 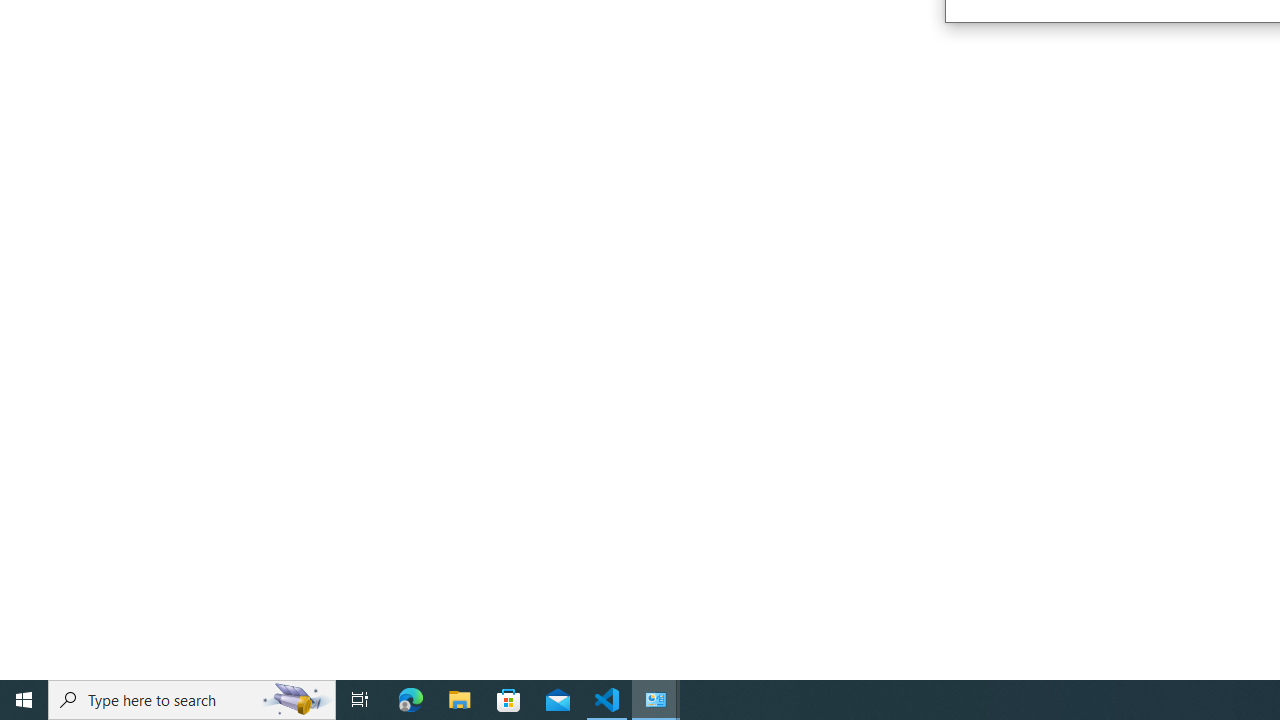 What do you see at coordinates (410, 698) in the screenshot?
I see `'Microsoft Edge'` at bounding box center [410, 698].